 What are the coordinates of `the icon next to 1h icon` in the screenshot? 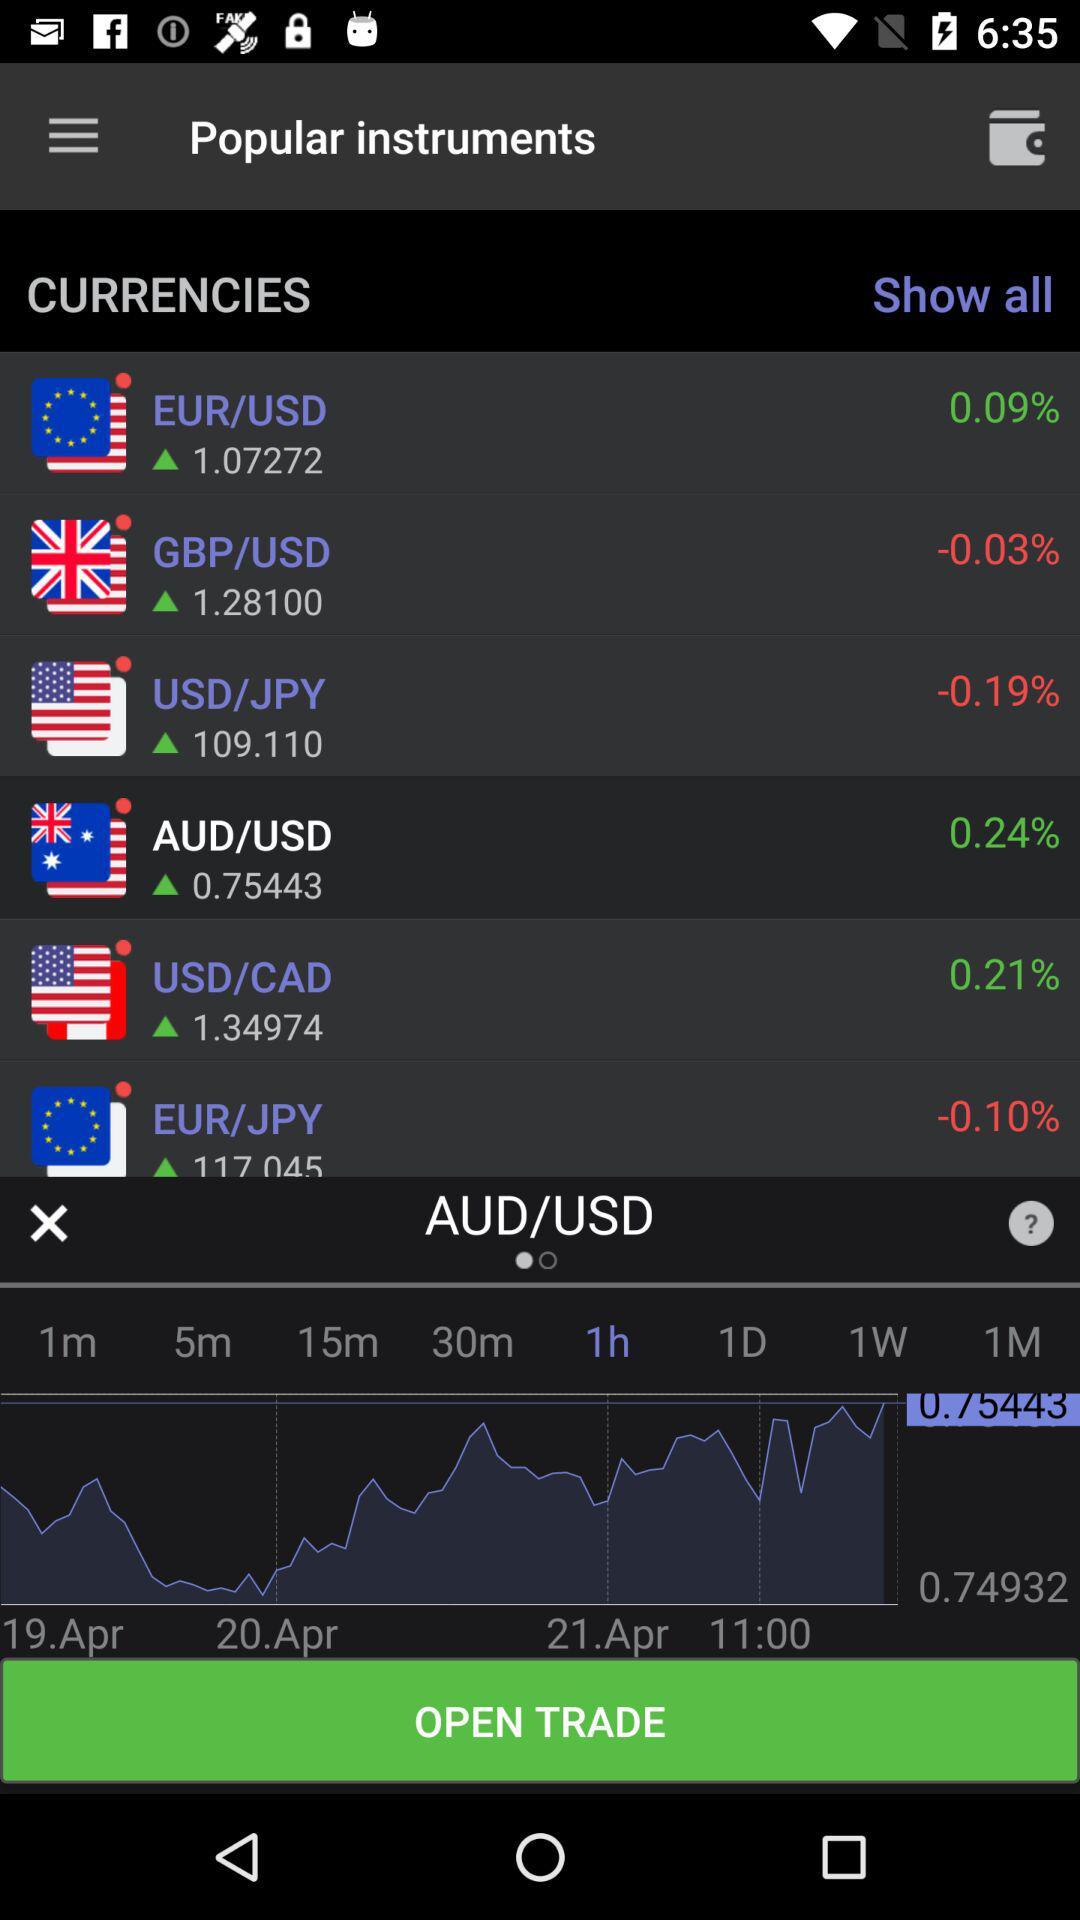 It's located at (472, 1340).